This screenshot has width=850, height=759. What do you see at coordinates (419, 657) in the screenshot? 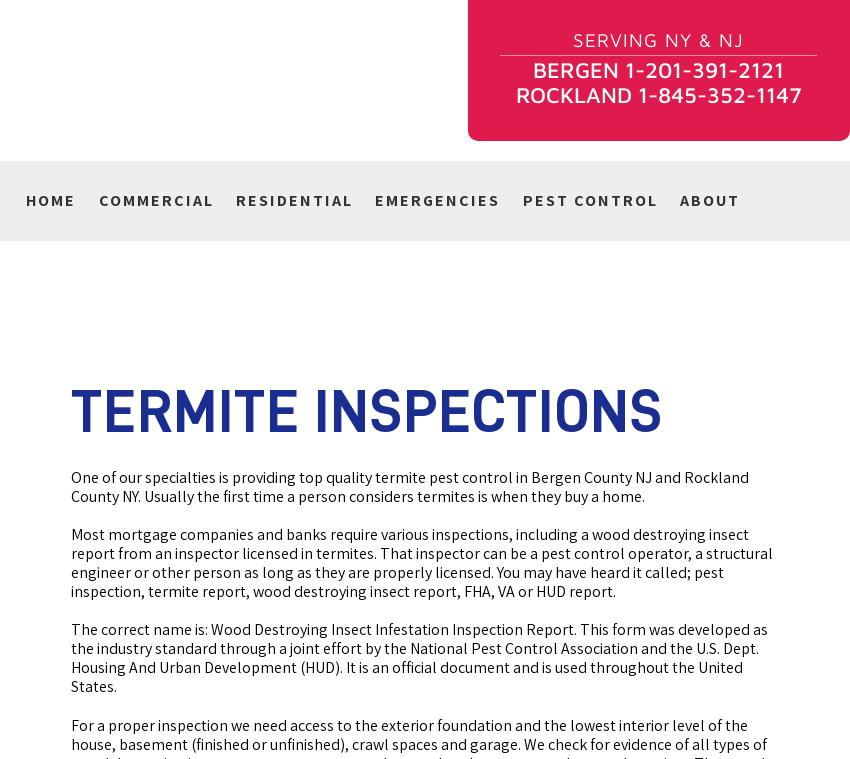
I see `'The correct name is: Wood Destroying Insect Infestation Inspection Report. This form was developed as the industry standard through a joint effort by the National Pest Control Association and the U.S. Dept. Housing And Urban Development (HUD). It is an official document and is used throughout the United States.'` at bounding box center [419, 657].